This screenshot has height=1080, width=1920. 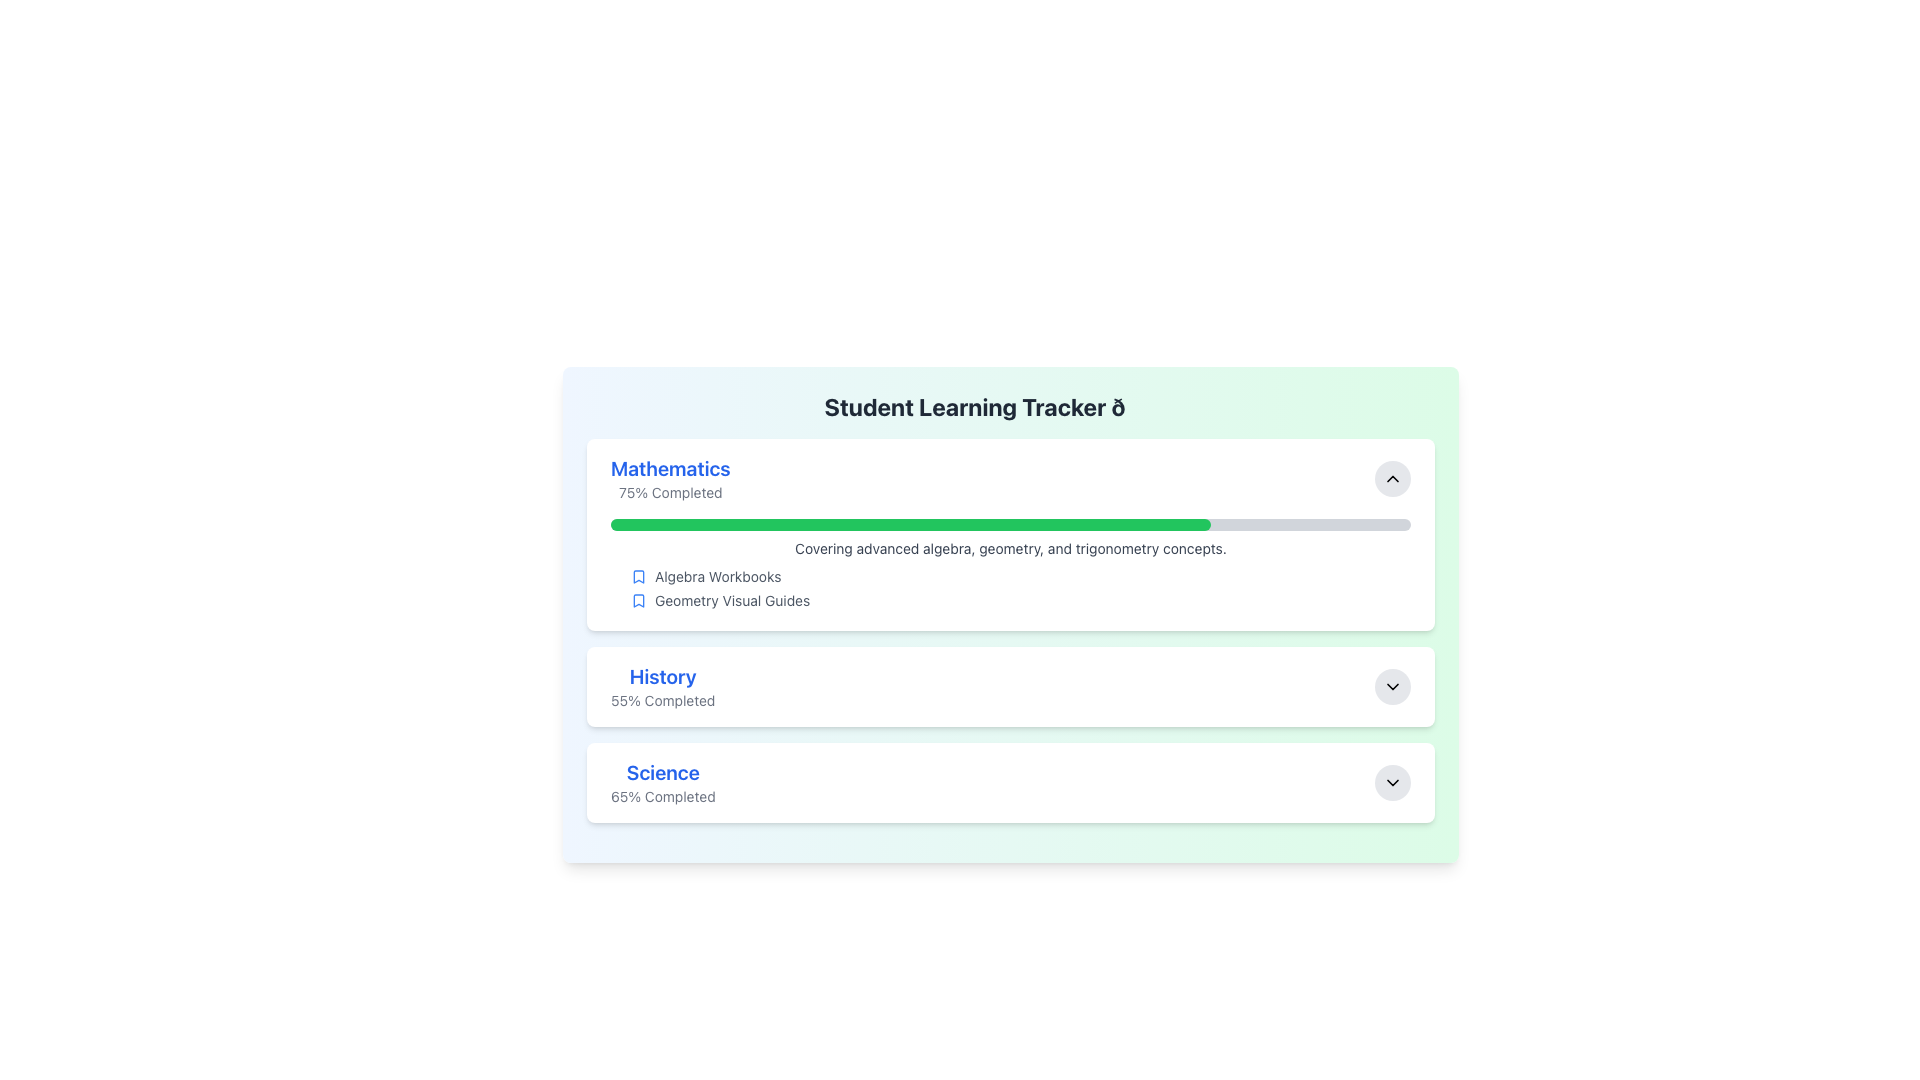 I want to click on progress bar located in the Mathematics section of the Student Learning Tracker interface, which visually represents the progress at '75% Completed', so click(x=1011, y=523).